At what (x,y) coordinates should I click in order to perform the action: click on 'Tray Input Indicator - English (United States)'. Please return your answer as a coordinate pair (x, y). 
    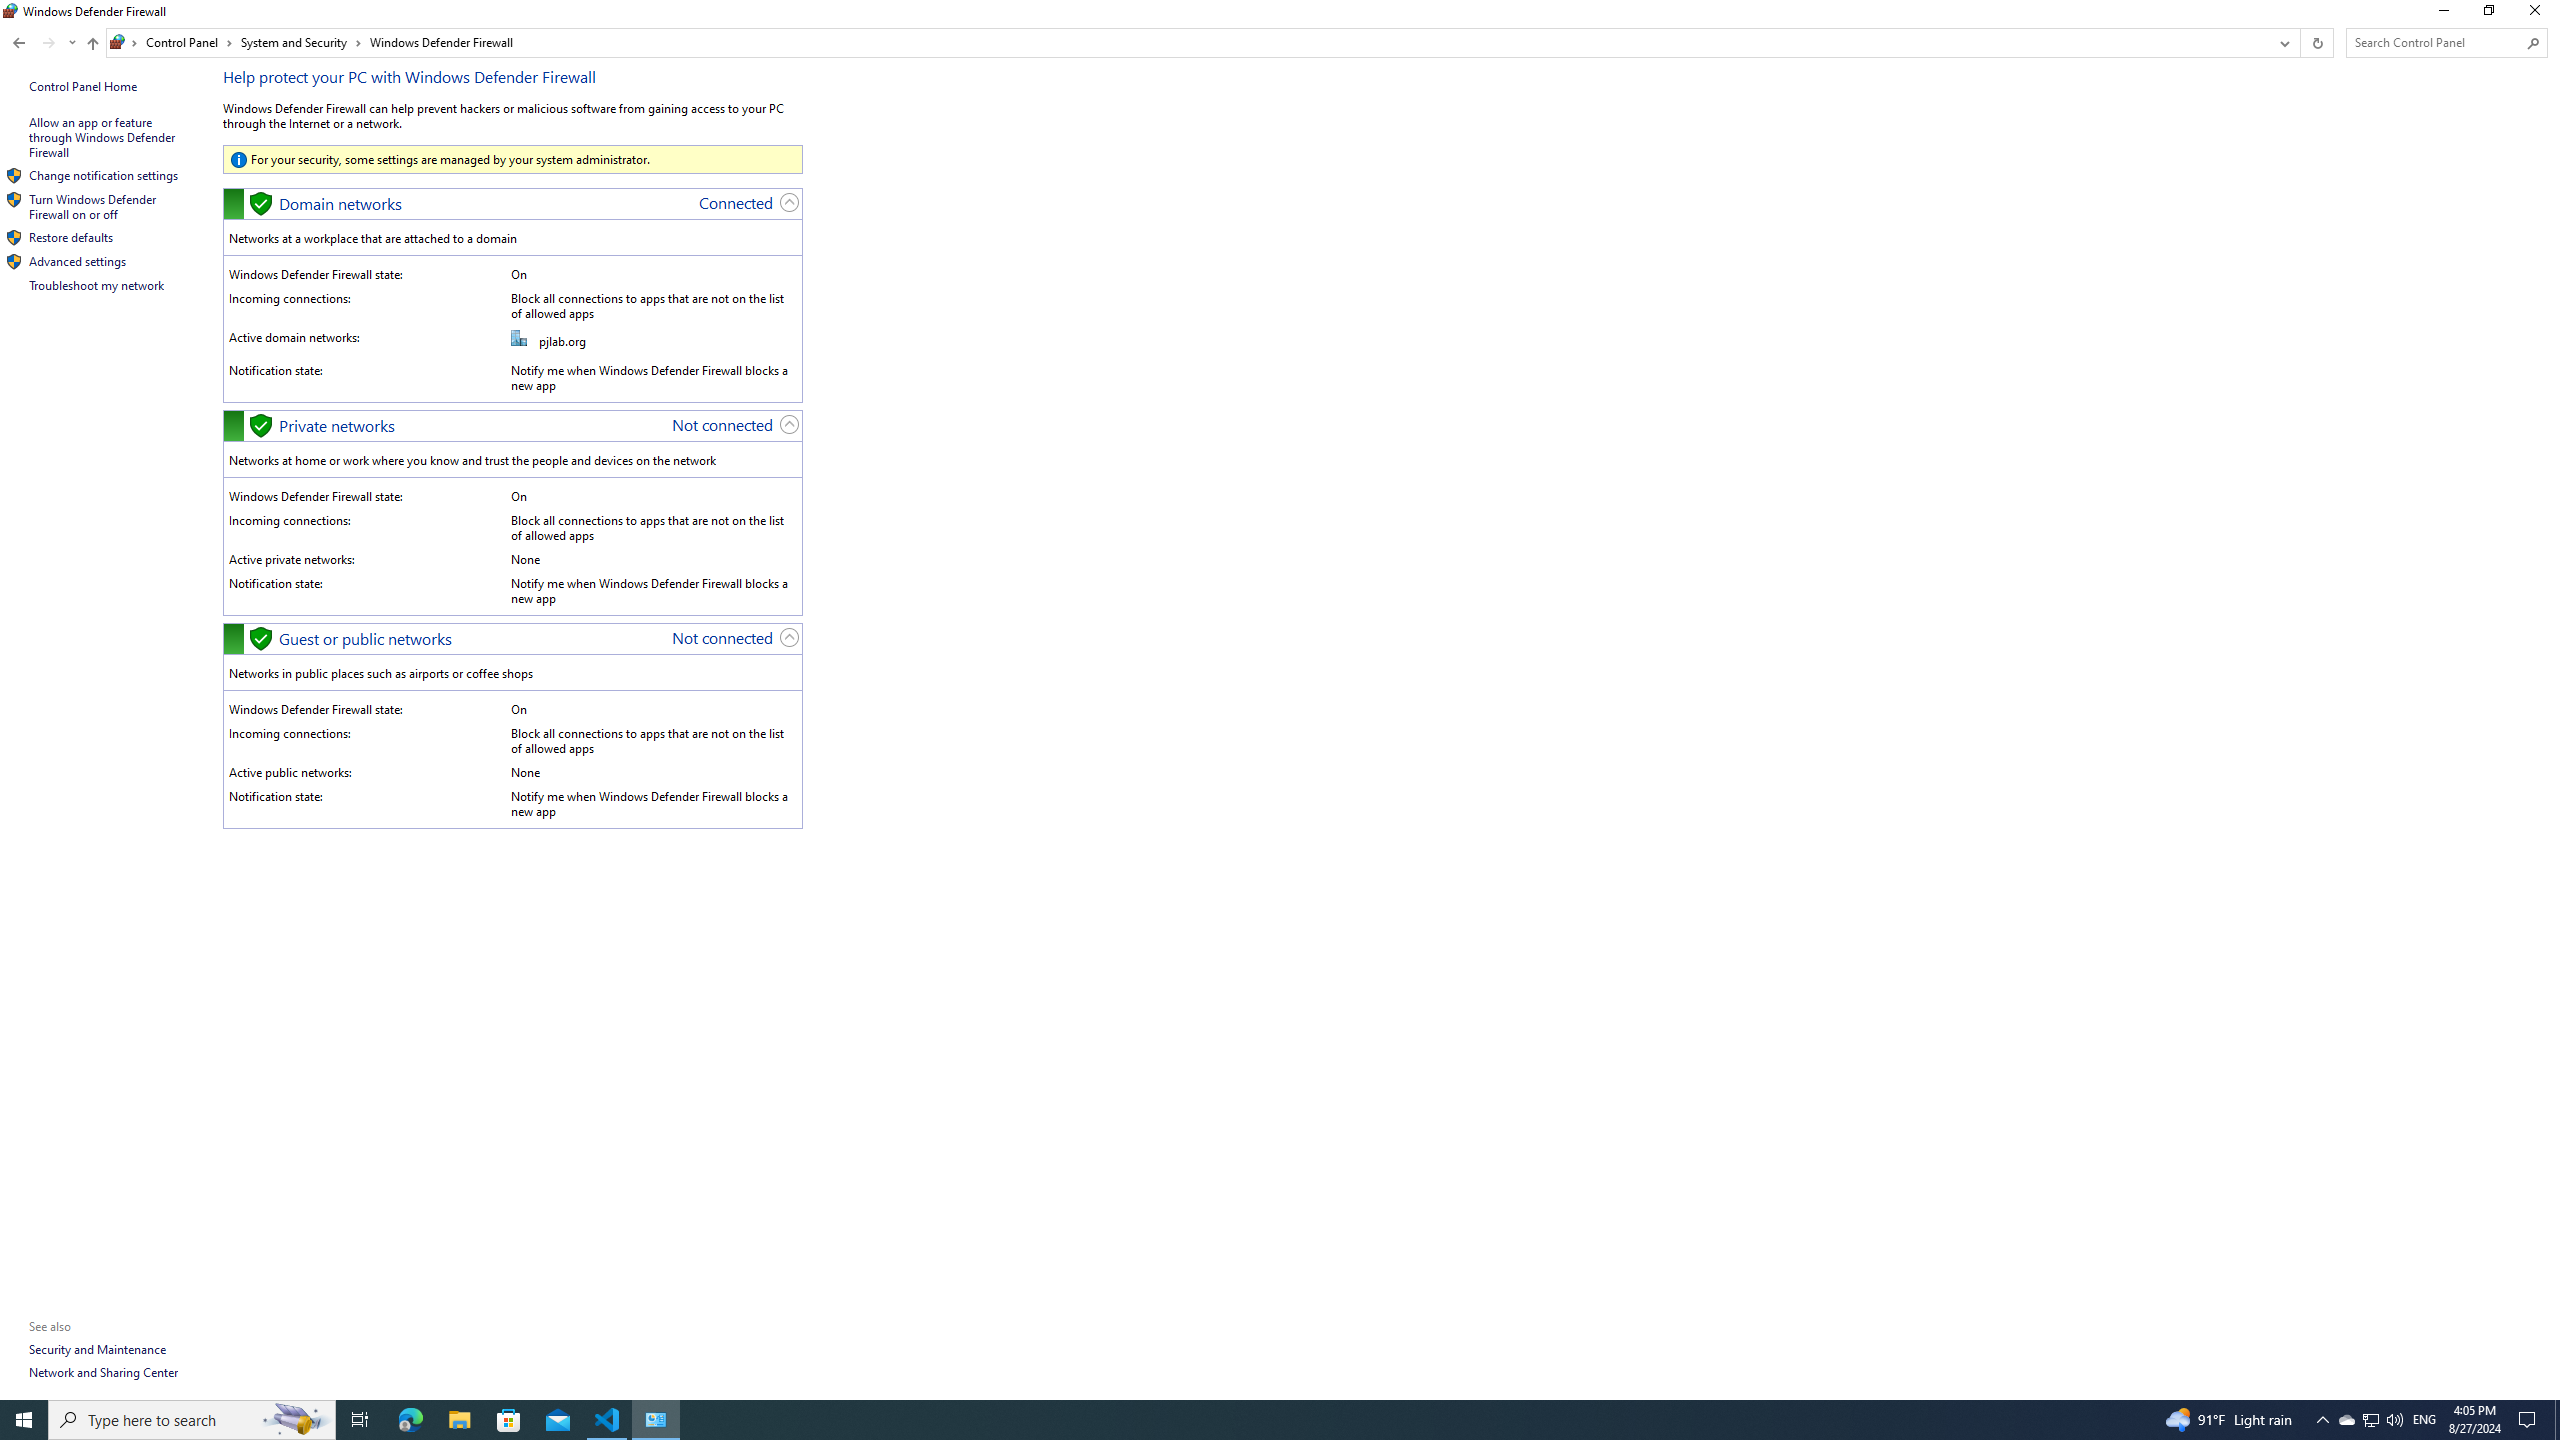
    Looking at the image, I should click on (2424, 1418).